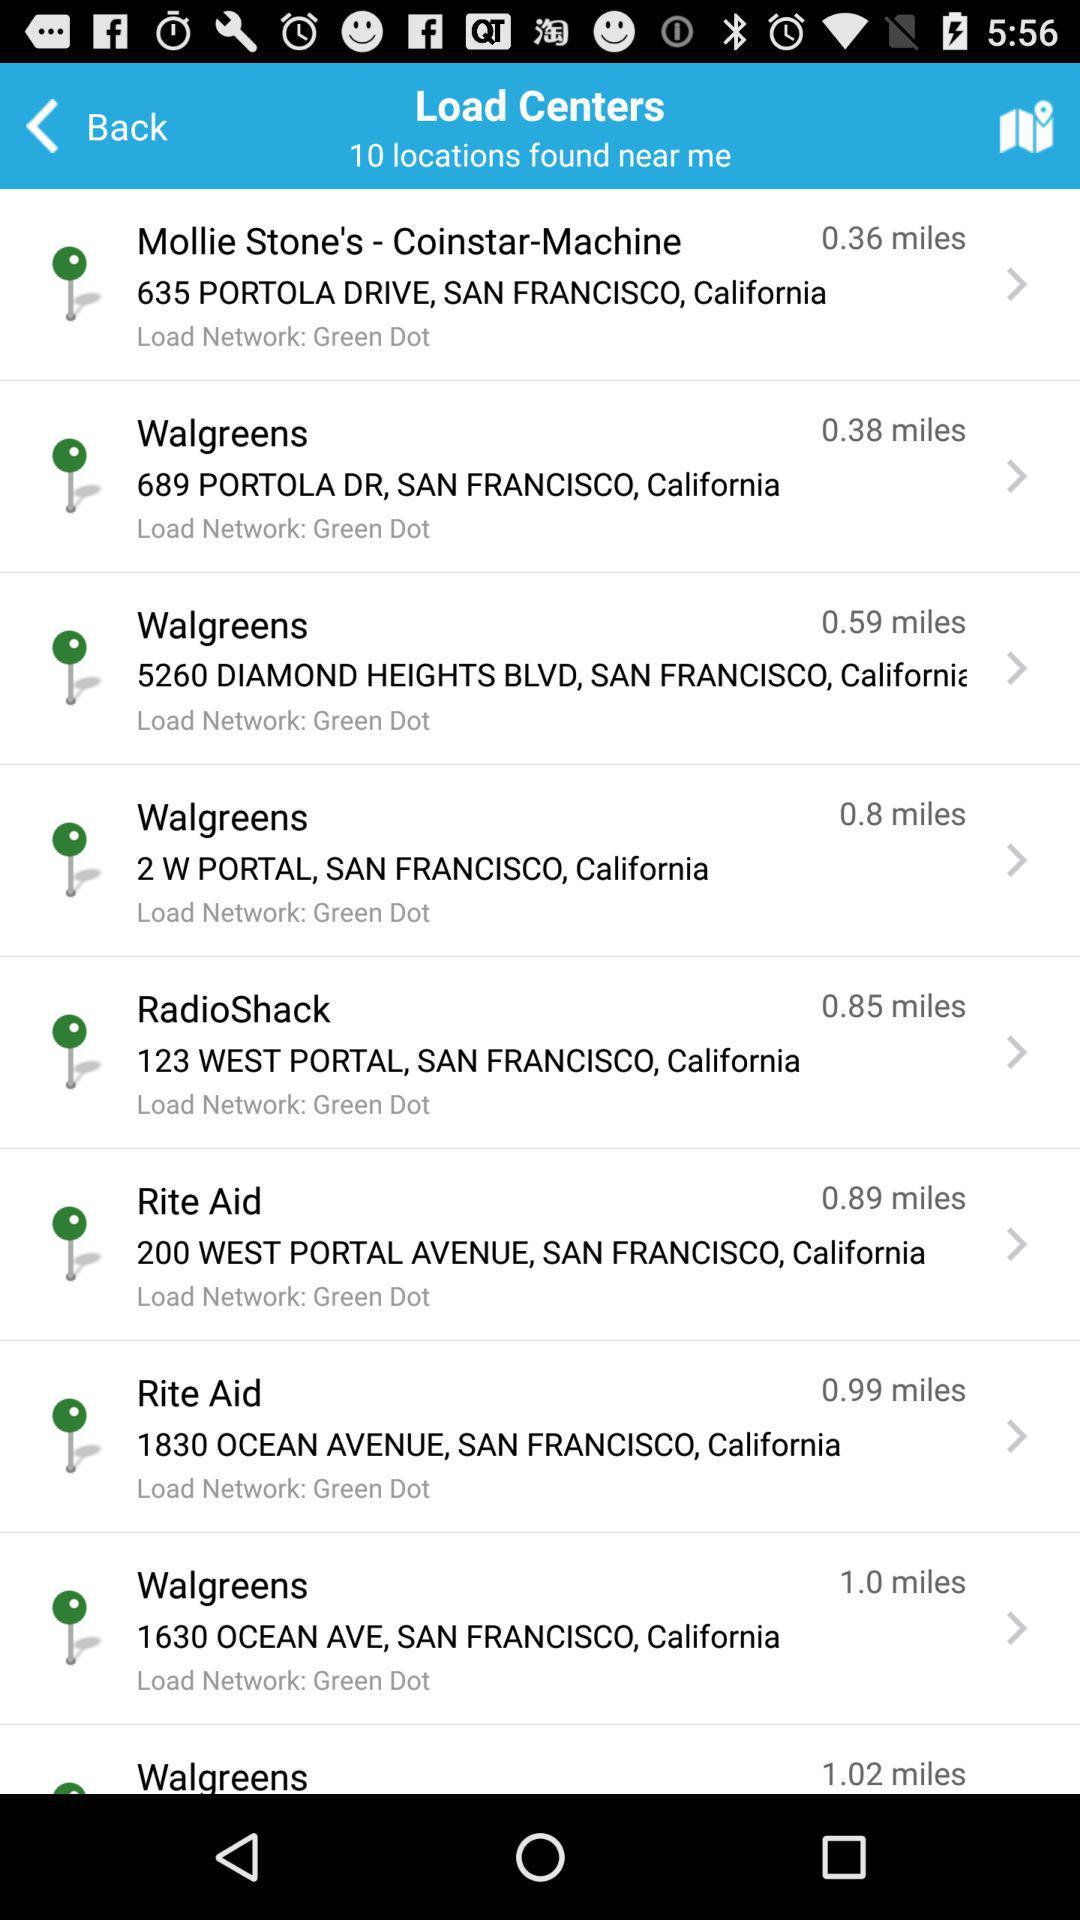  I want to click on the icon above 635 portola drive icon, so click(459, 240).